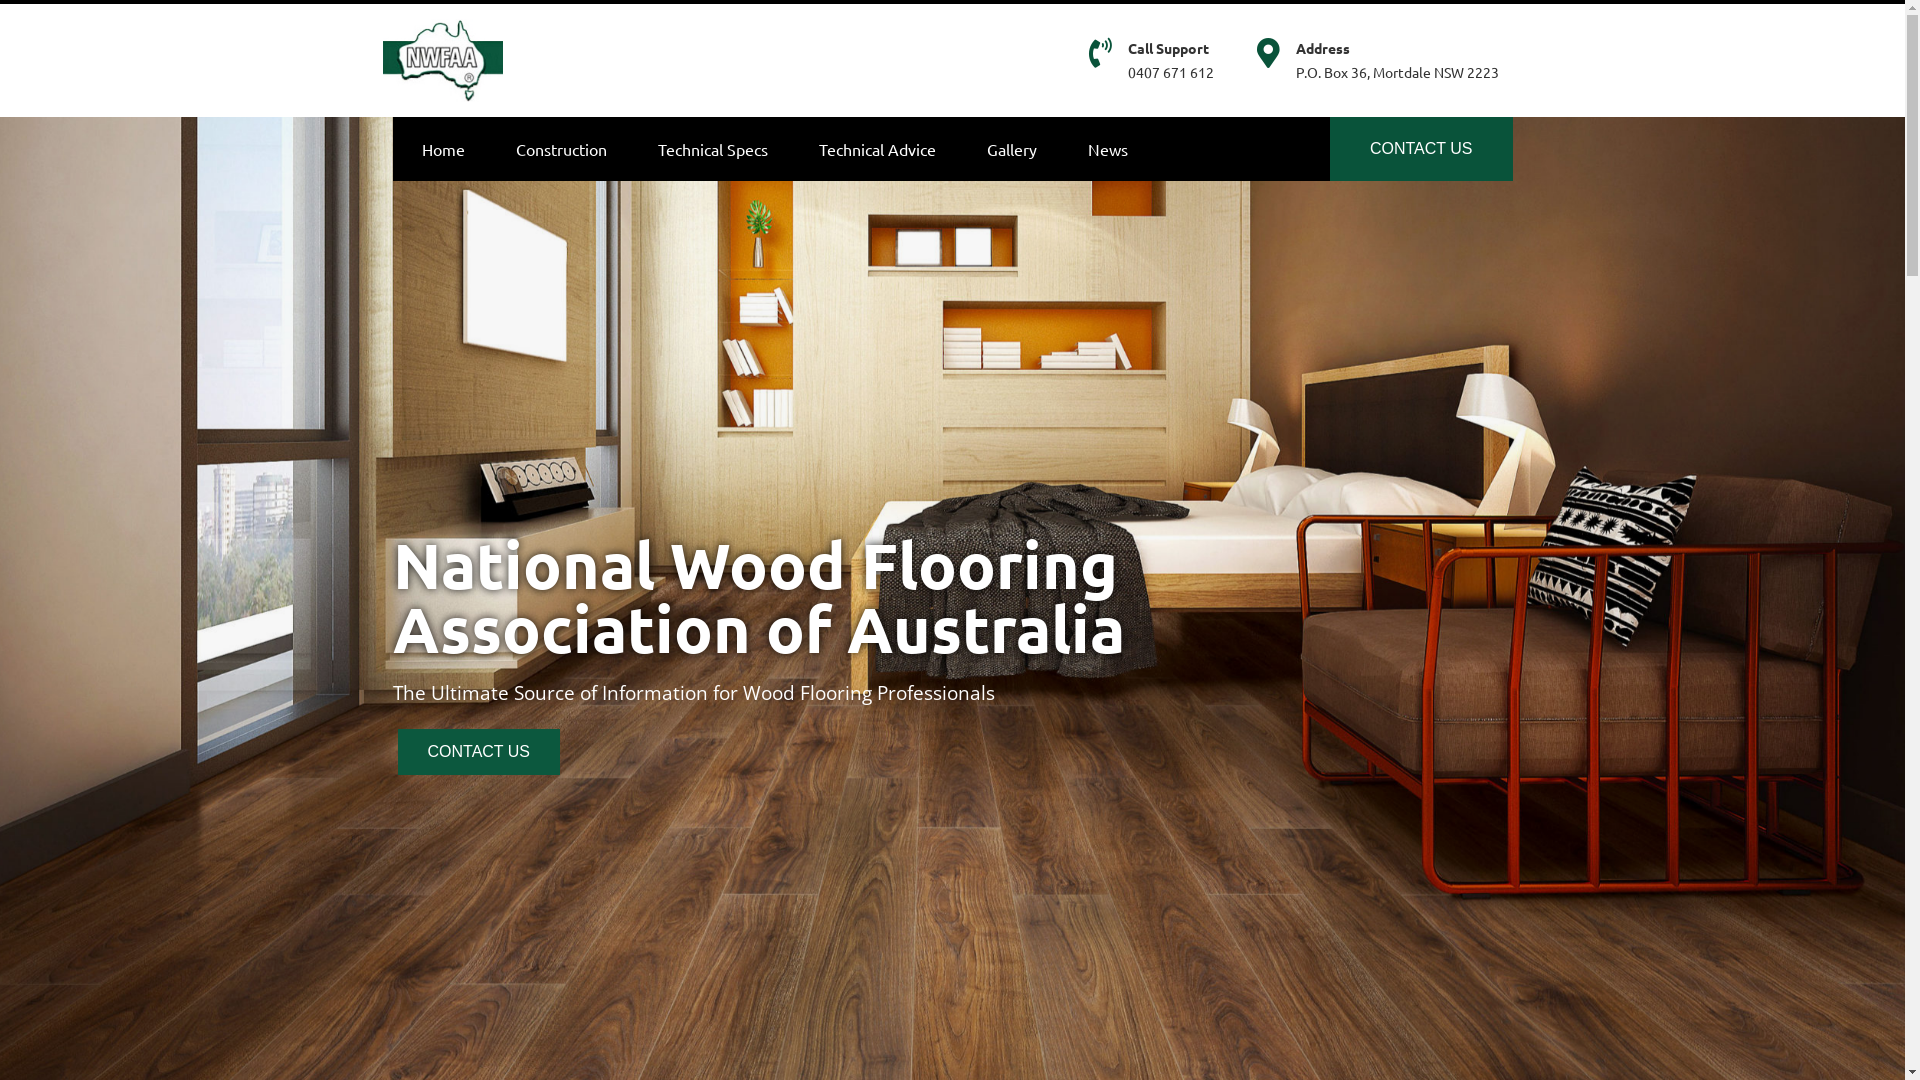 This screenshot has width=1920, height=1080. Describe the element at coordinates (877, 146) in the screenshot. I see `'Technical Advice'` at that location.